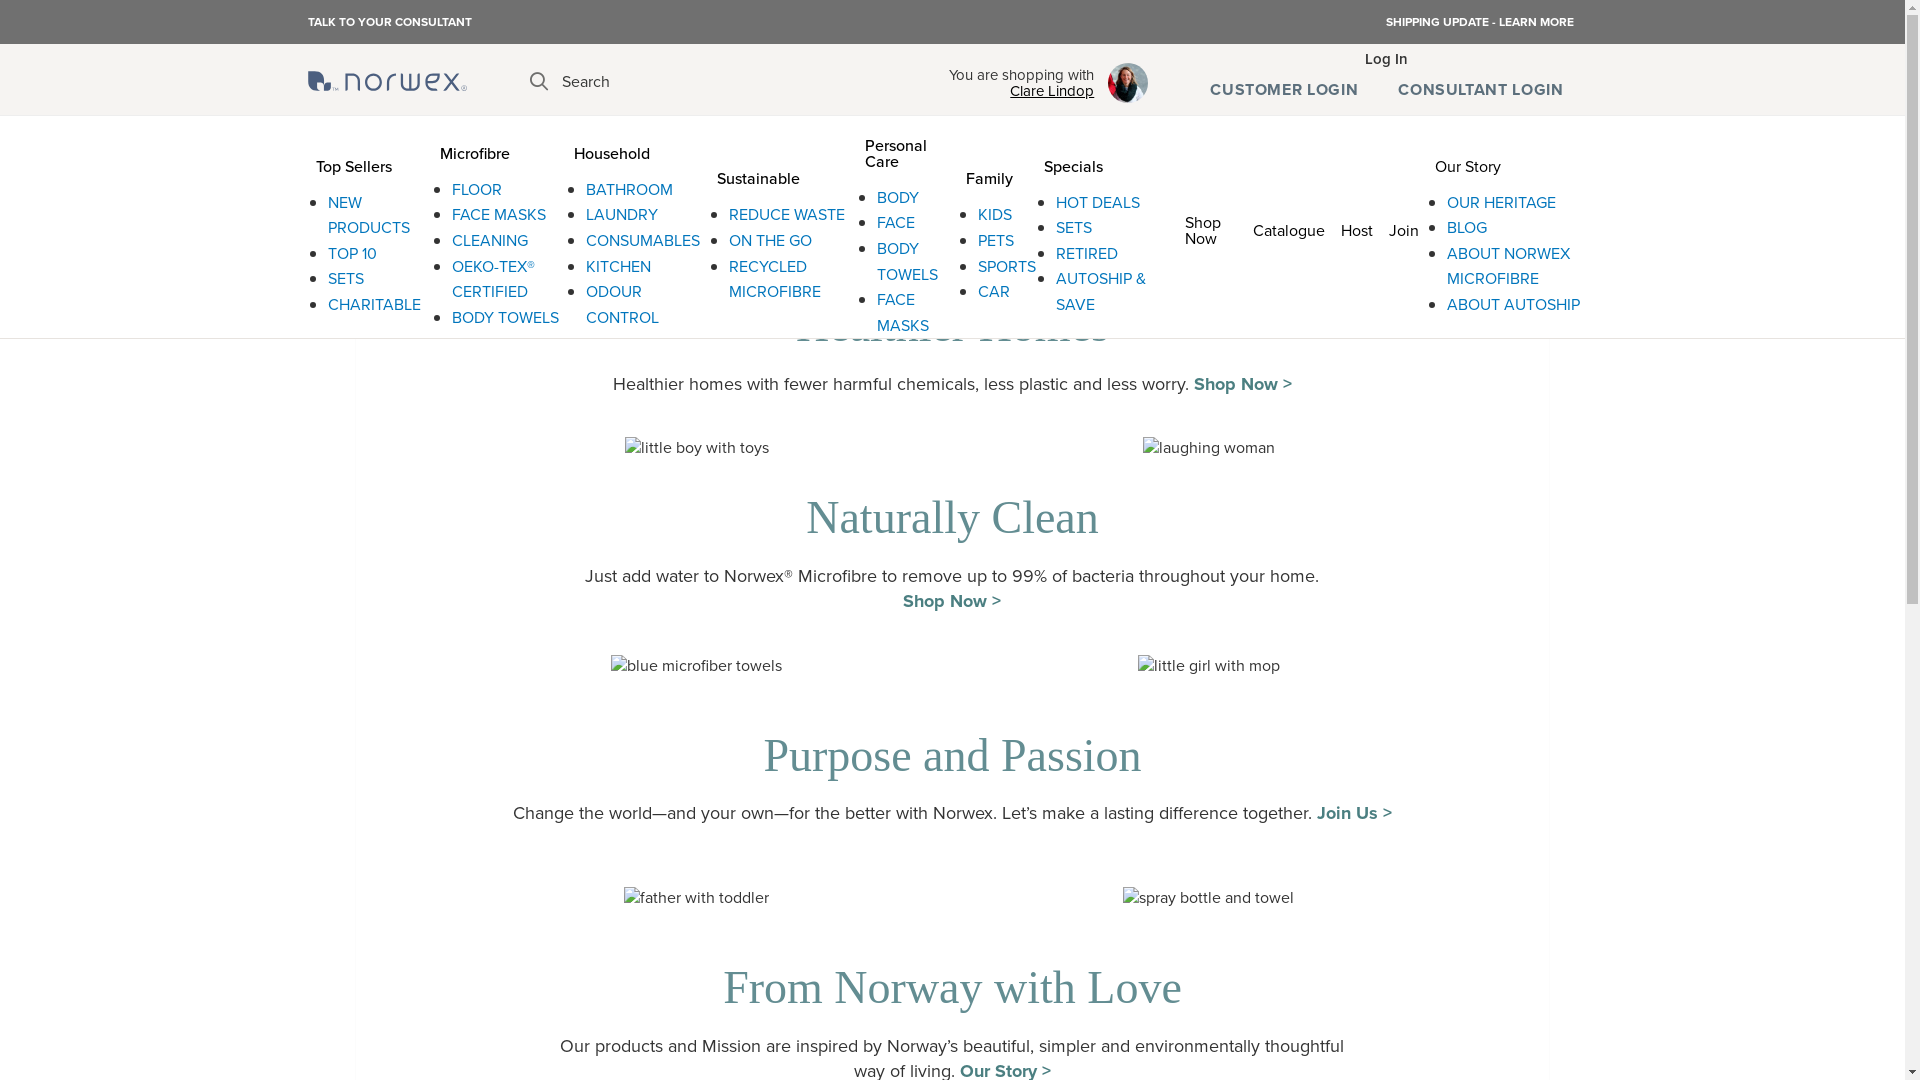 Image resolution: width=1920 pixels, height=1080 pixels. Describe the element at coordinates (617, 265) in the screenshot. I see `'KITCHEN'` at that location.